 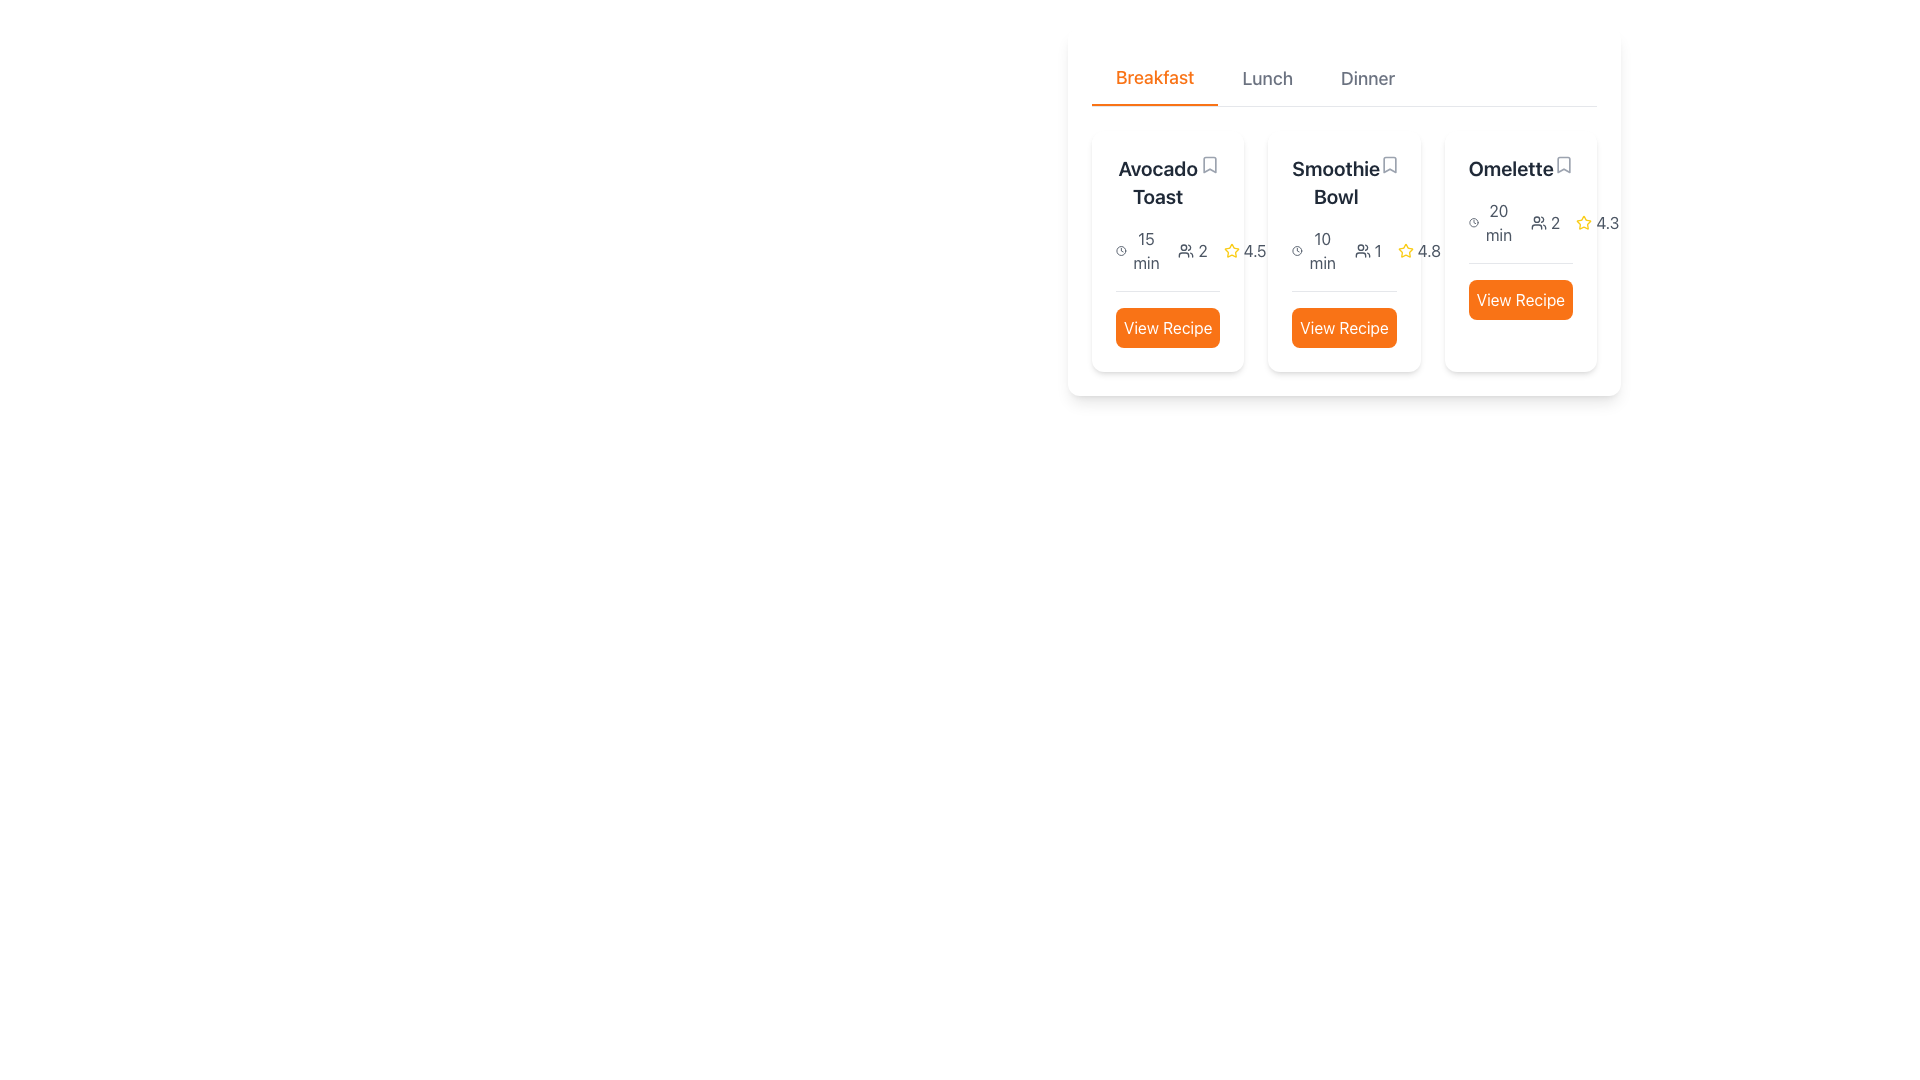 I want to click on the 'Smoothie Bowl' text label, which is prominently styled in a bold, large font in dark gray, located at the top center of its card component between 'Avocado Toast' and 'Omelette' under the 'Breakfast' tab, so click(x=1344, y=182).